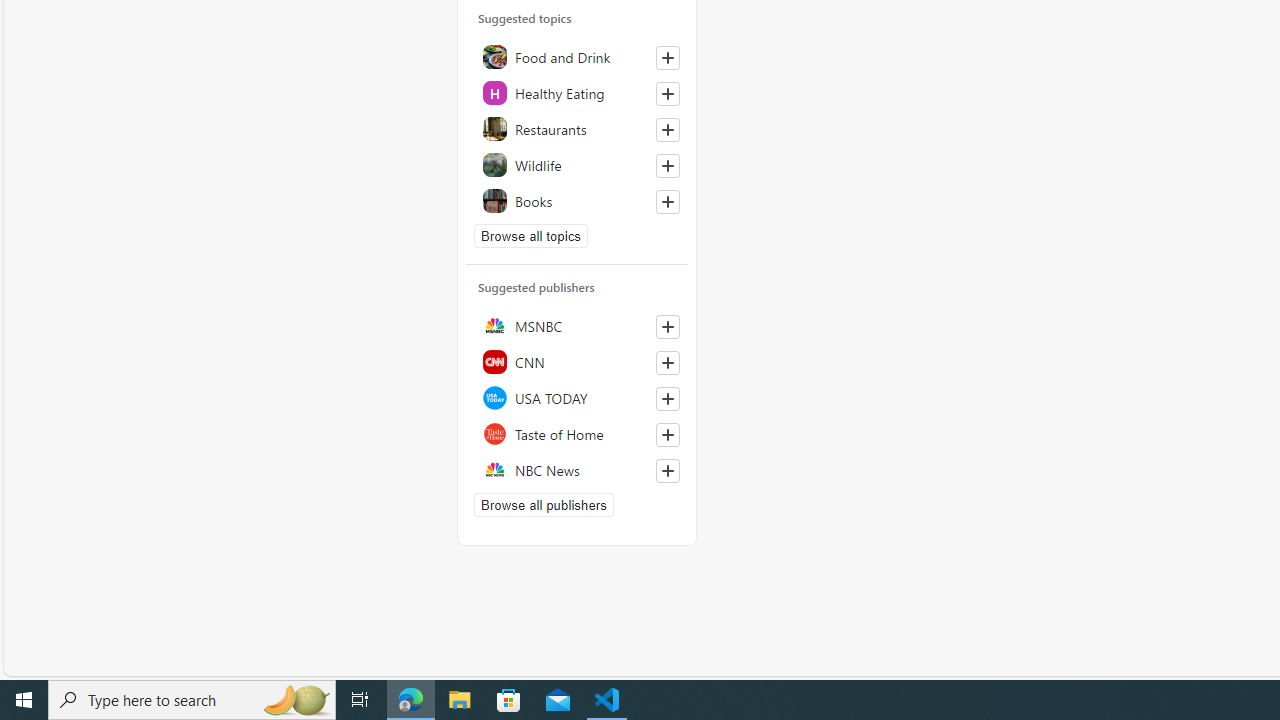 Image resolution: width=1280 pixels, height=720 pixels. Describe the element at coordinates (576, 361) in the screenshot. I see `'CNN'` at that location.